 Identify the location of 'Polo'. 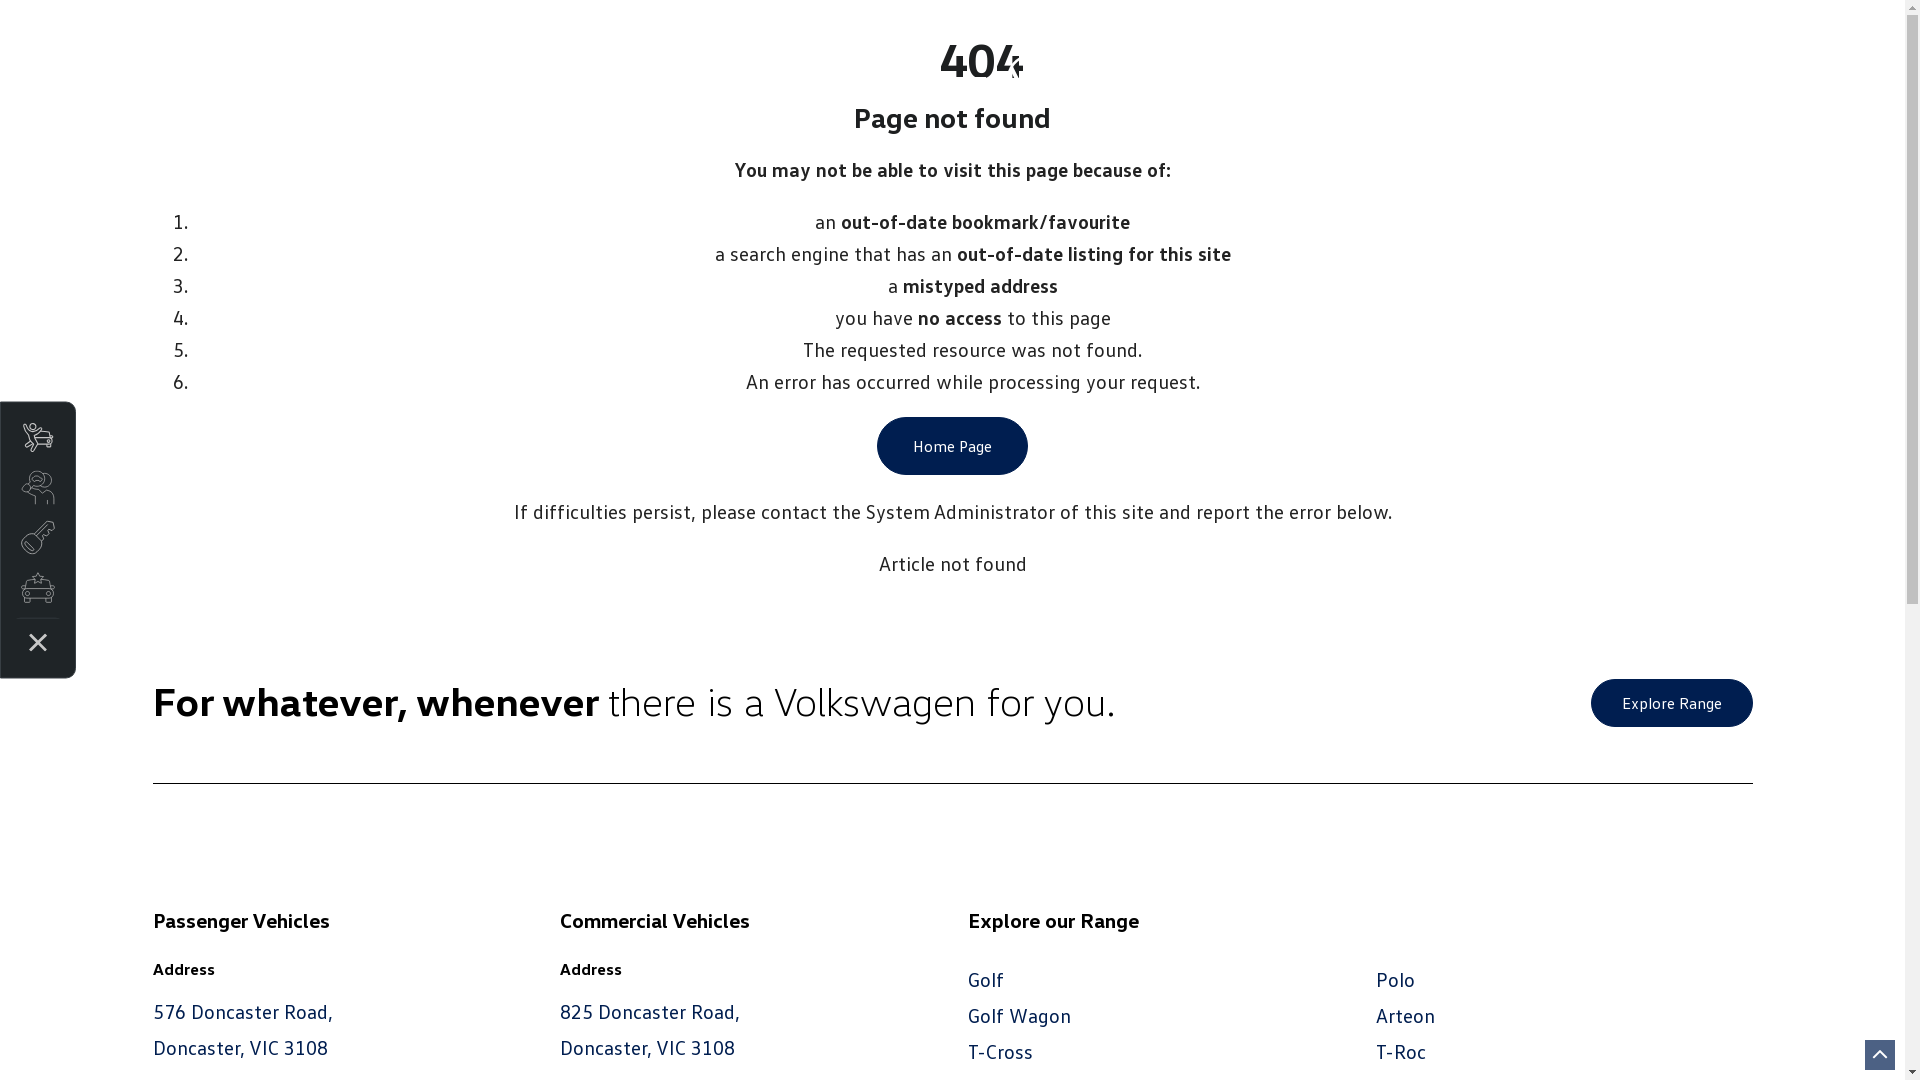
(1394, 978).